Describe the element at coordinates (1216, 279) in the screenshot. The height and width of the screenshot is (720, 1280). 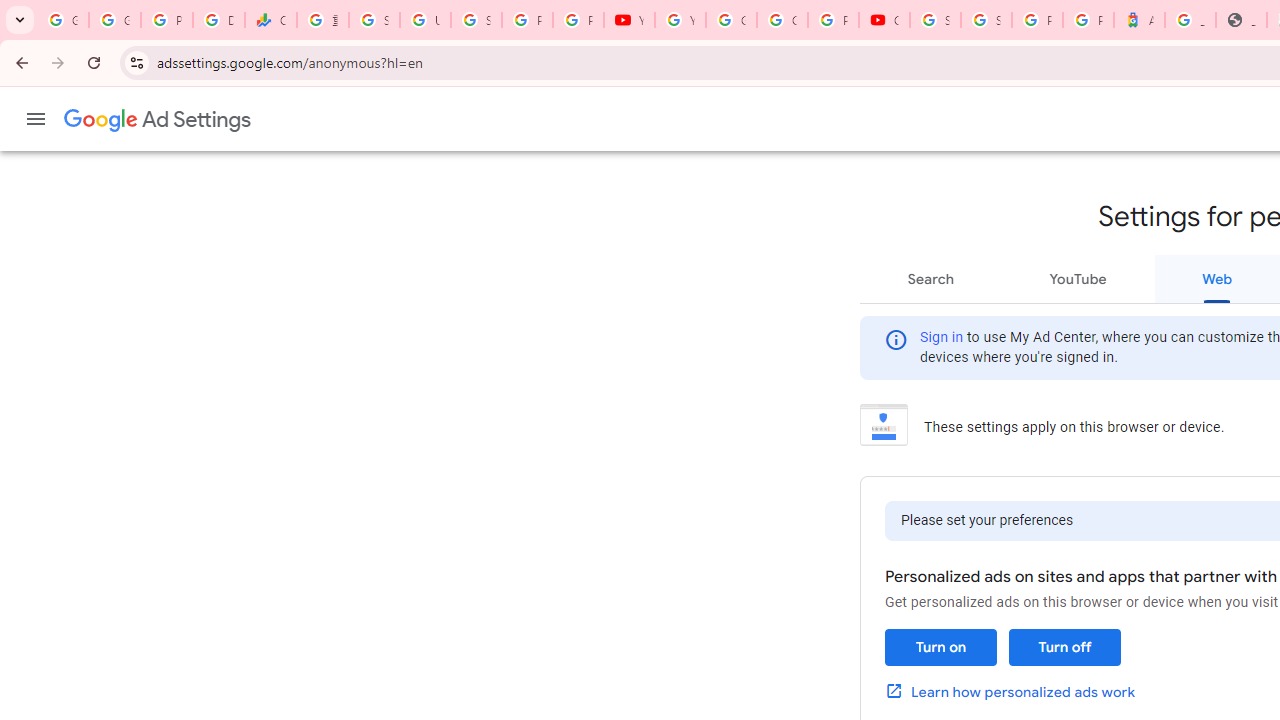
I see `'Web'` at that location.